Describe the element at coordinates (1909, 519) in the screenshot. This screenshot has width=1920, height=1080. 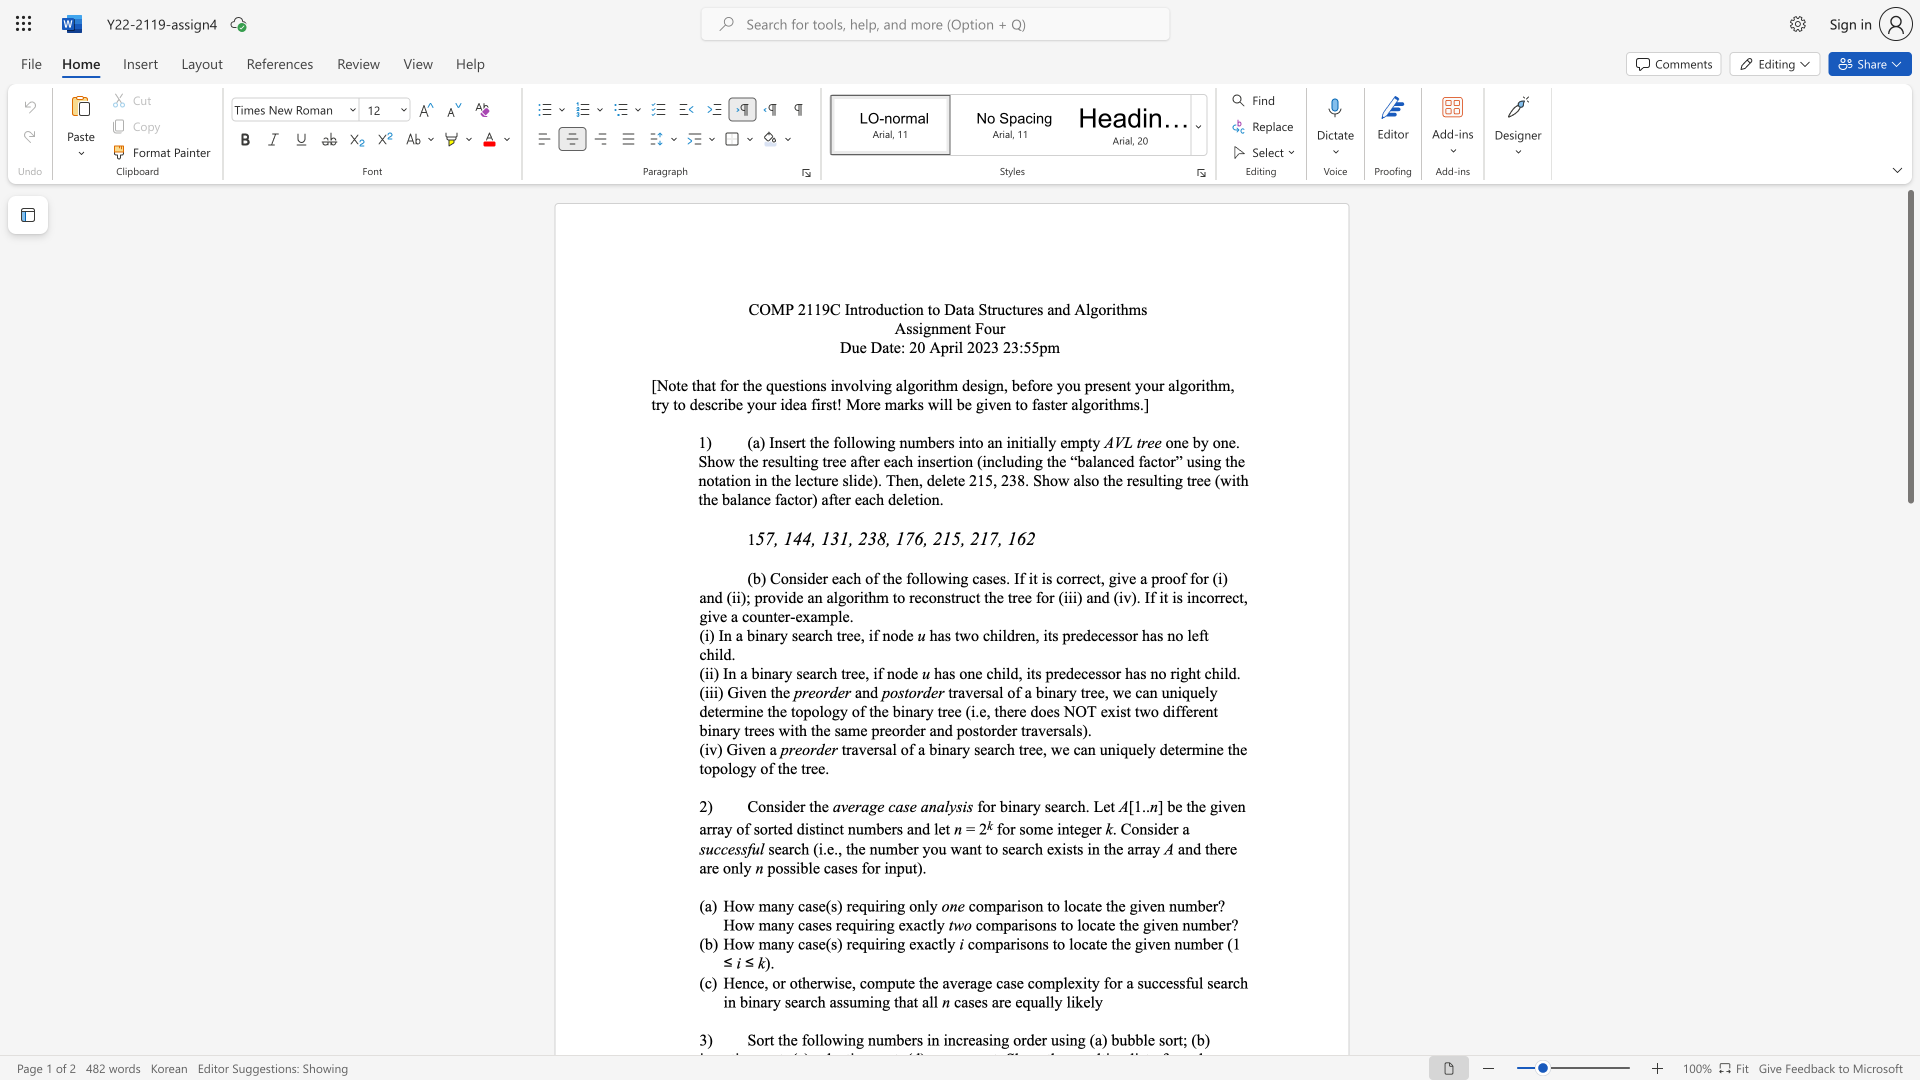
I see `the scrollbar to slide the page down` at that location.